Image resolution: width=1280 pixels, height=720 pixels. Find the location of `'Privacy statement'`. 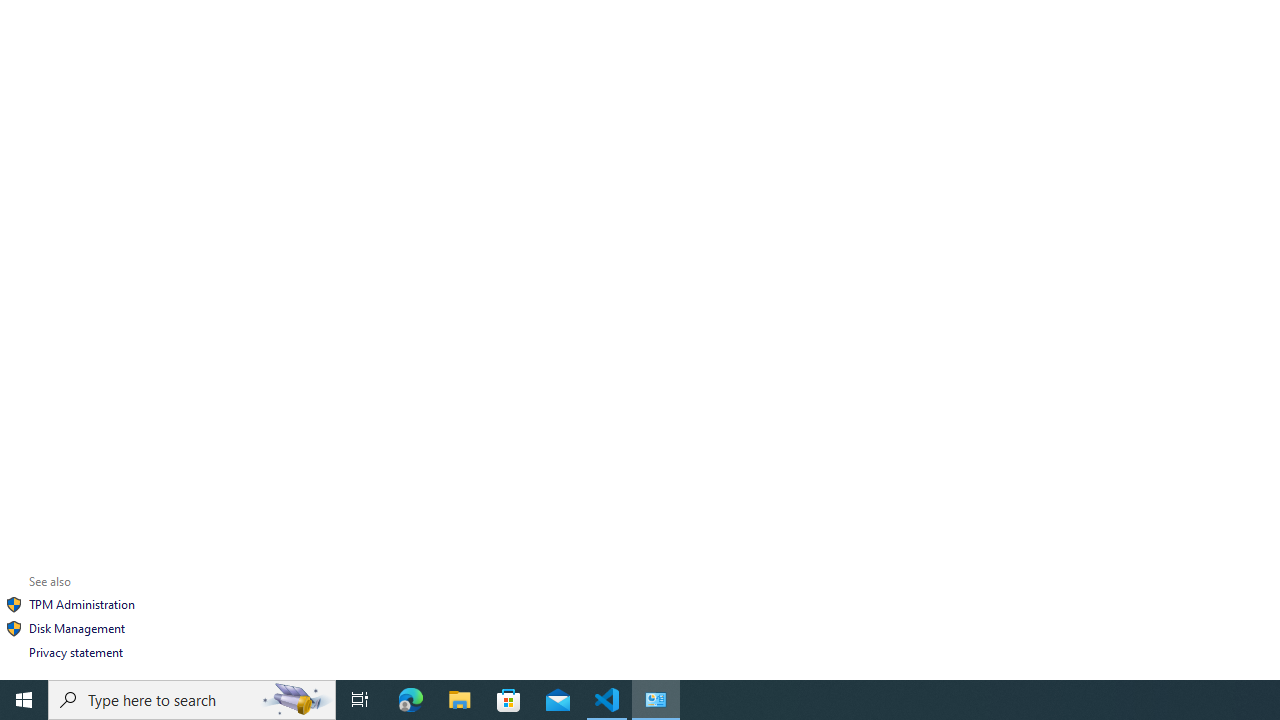

'Privacy statement' is located at coordinates (76, 652).